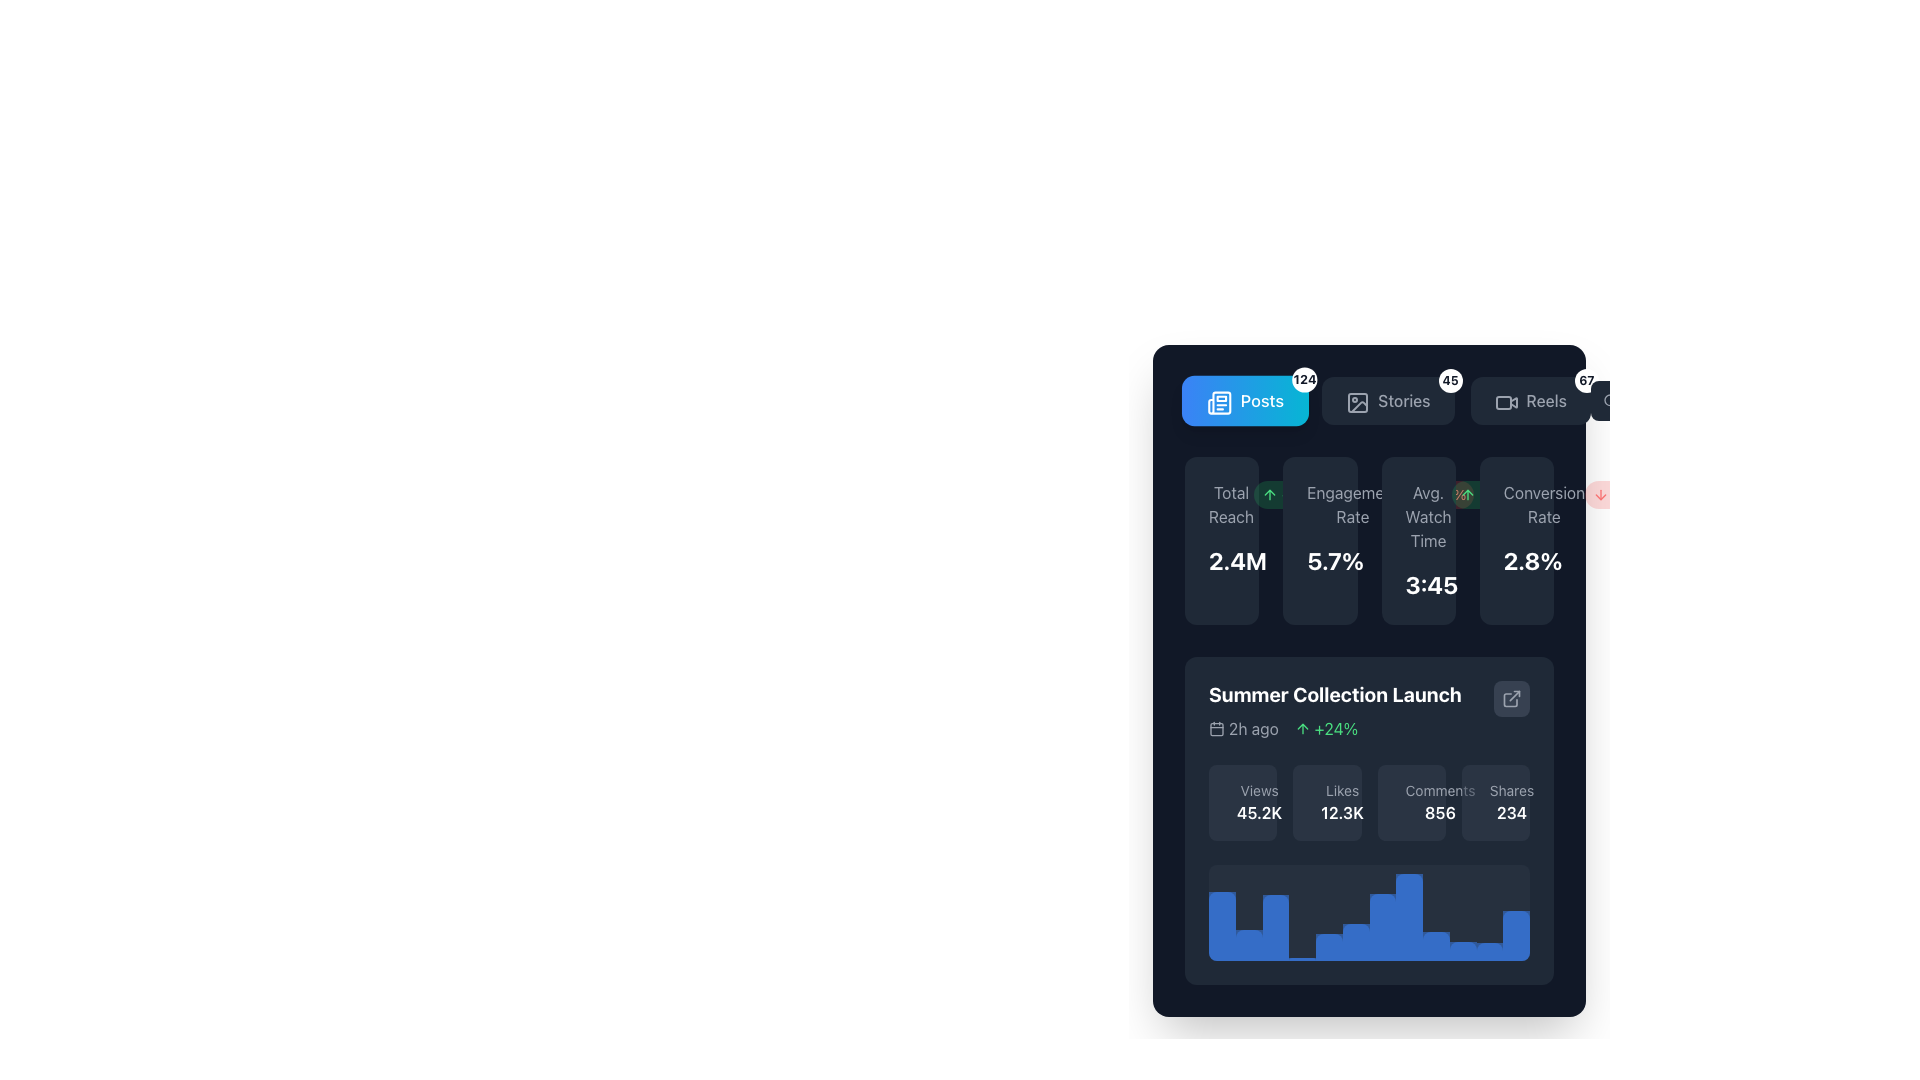 The image size is (1920, 1080). What do you see at coordinates (1512, 789) in the screenshot?
I see `the text label titled 'Shares' displaying the number '234' located at the far-right of a row of similar components` at bounding box center [1512, 789].